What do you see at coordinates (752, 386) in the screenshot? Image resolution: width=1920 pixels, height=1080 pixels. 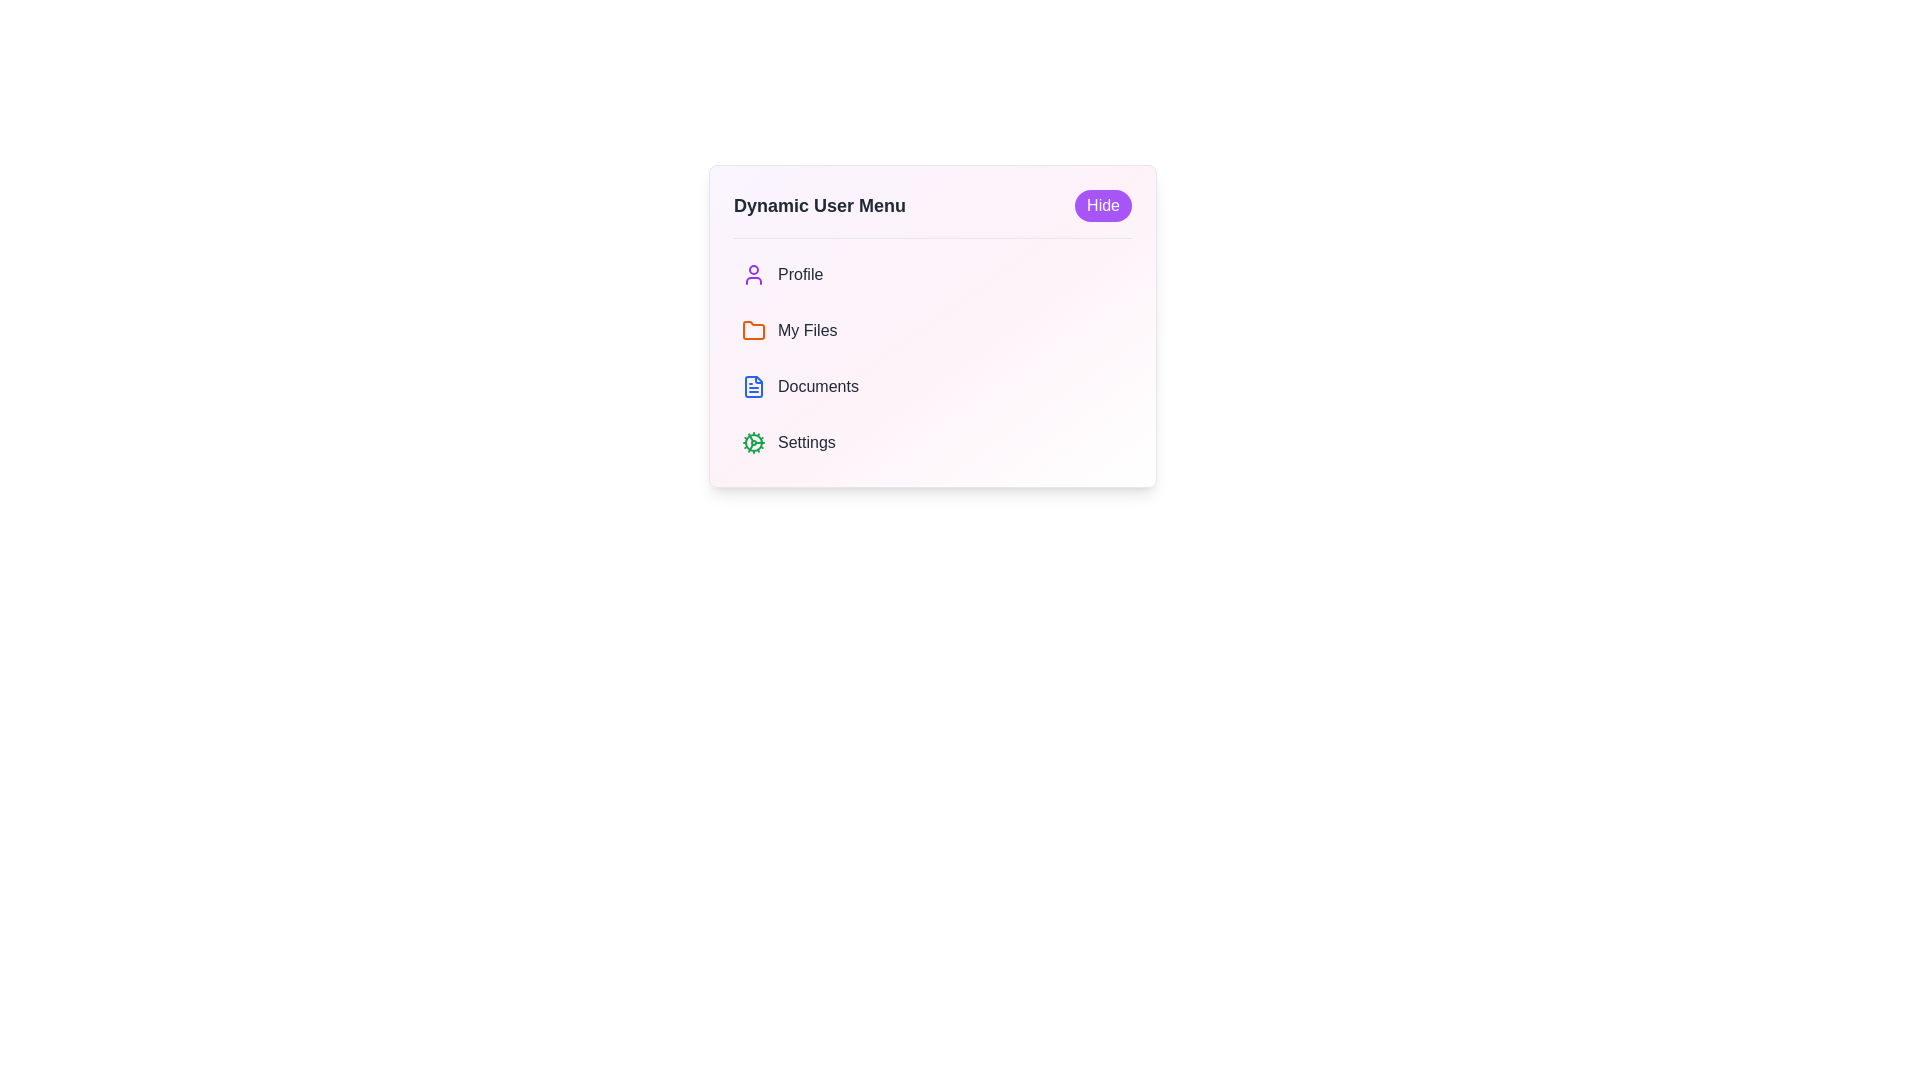 I see `the document icon with a blue outline and white fill, which is the third entry in the 'Dynamic User Menu' adjacent to the 'Documents' label` at bounding box center [752, 386].